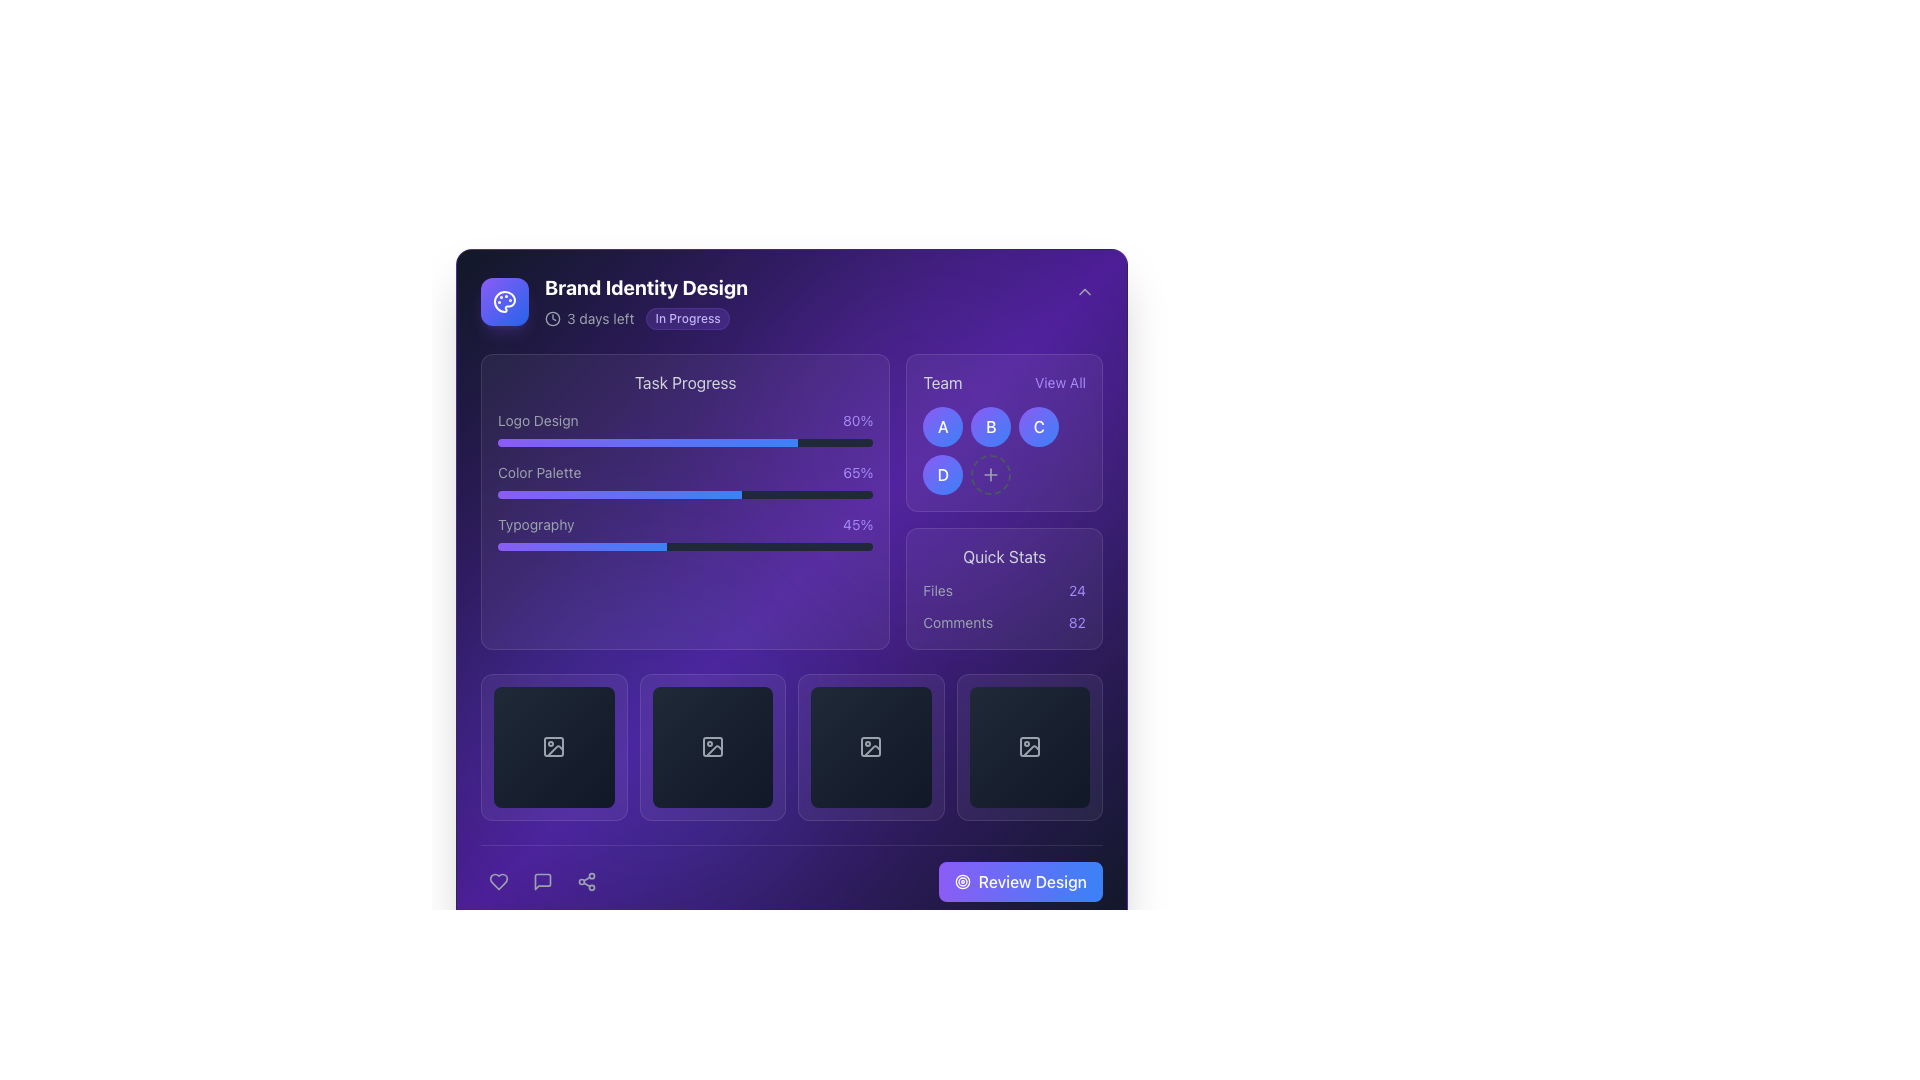  I want to click on the progress bar located in the 'Task Progress' section, which displays the task name and its completion percentage, so click(685, 427).